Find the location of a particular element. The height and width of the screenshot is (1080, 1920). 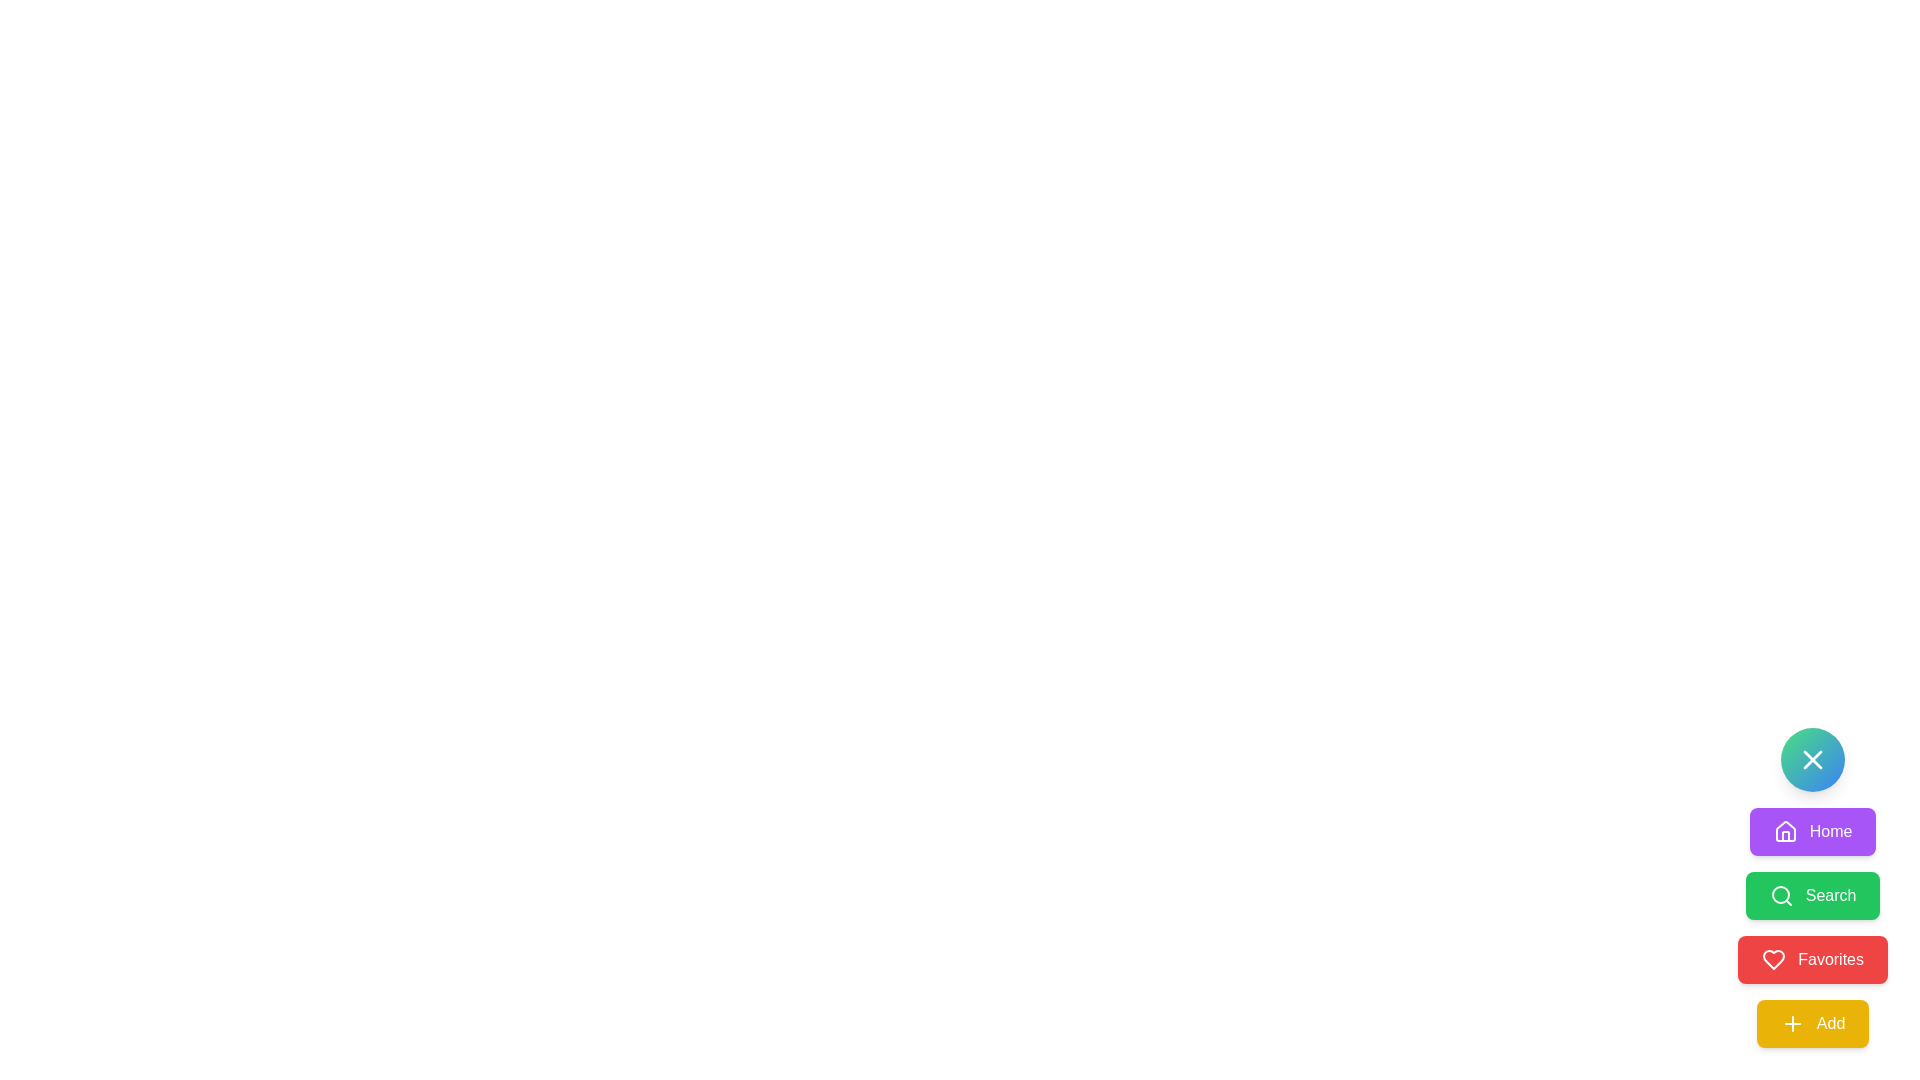

the icon resembling a cross located at the top center of the circular button above the rectangular buttons labeled 'Home', 'Search', 'Favorites', and 'Add' is located at coordinates (1813, 759).